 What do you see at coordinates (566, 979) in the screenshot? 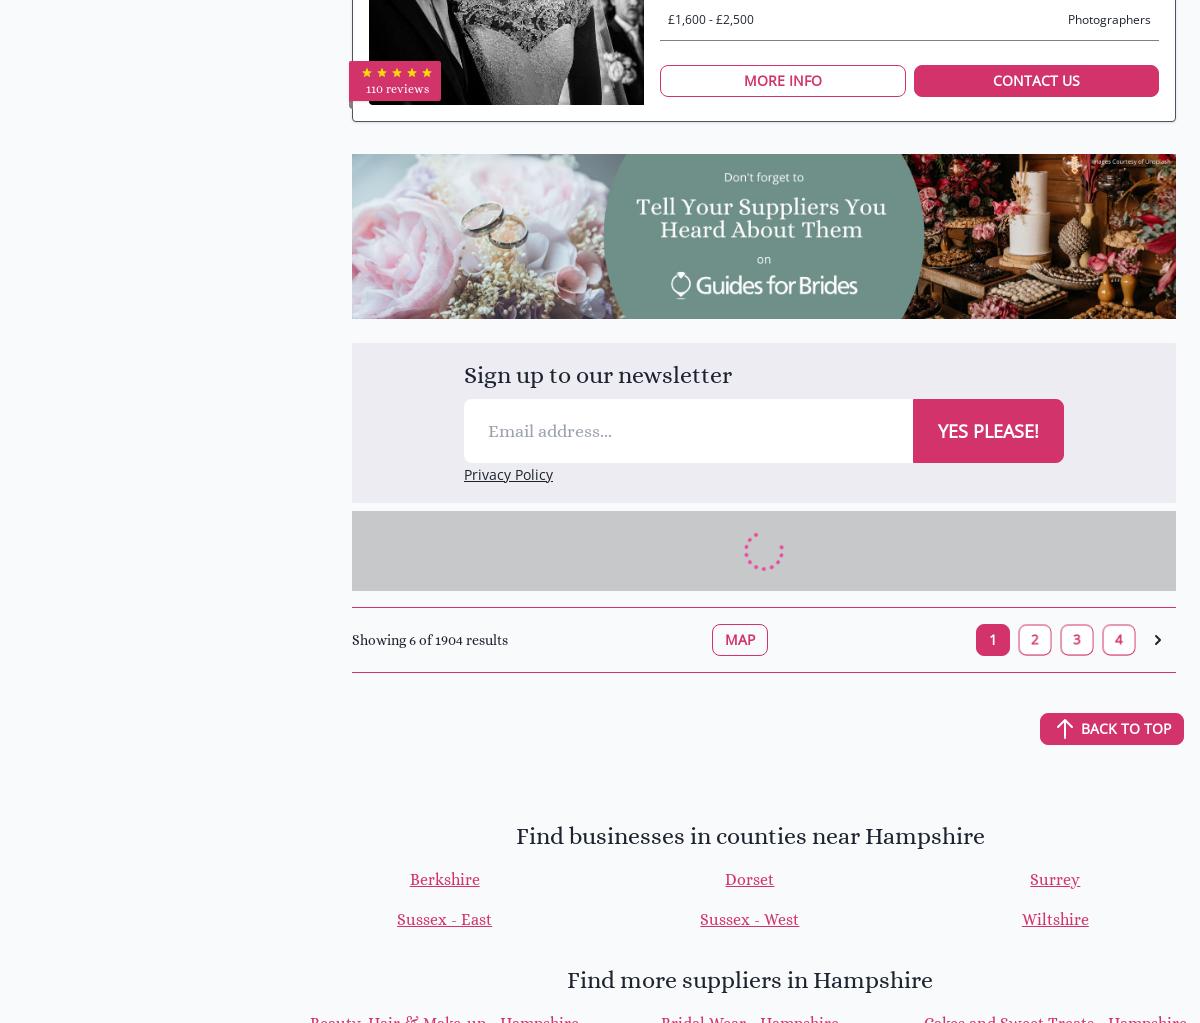
I see `'Find more suppliers in  Hampshire'` at bounding box center [566, 979].